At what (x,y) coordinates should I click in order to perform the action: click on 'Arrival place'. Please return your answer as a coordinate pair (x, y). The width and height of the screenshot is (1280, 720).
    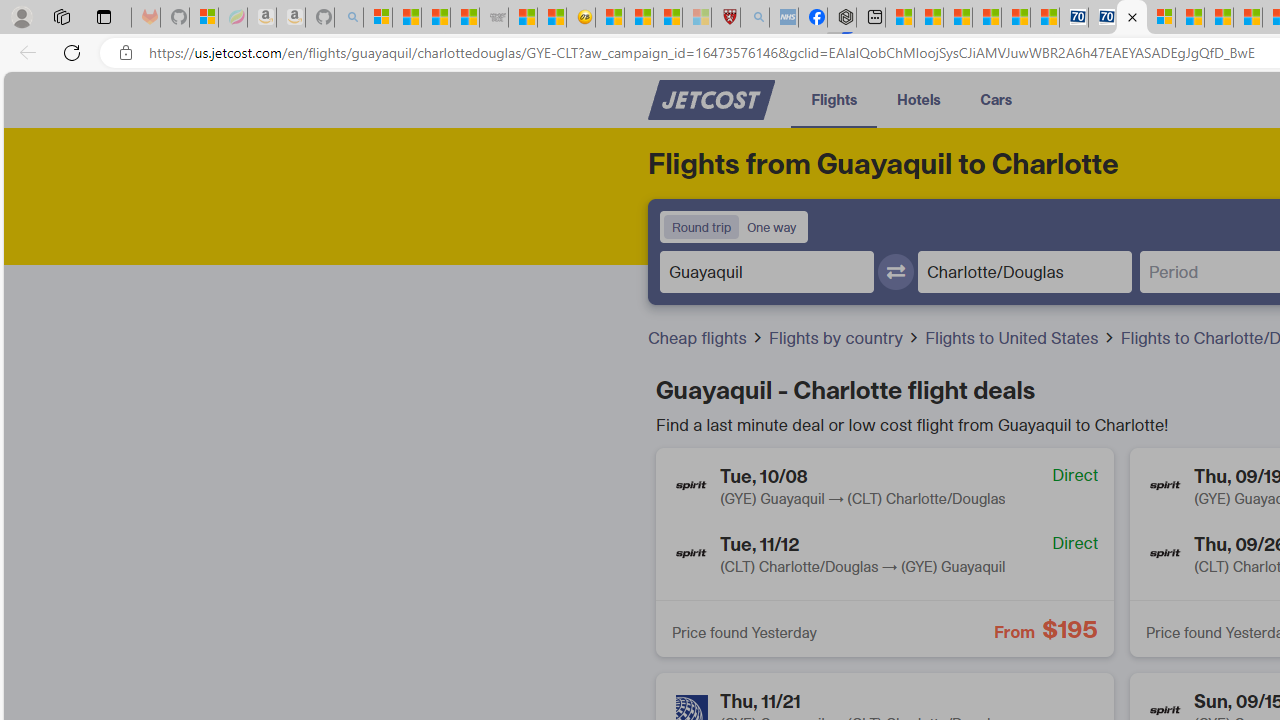
    Looking at the image, I should click on (1024, 271).